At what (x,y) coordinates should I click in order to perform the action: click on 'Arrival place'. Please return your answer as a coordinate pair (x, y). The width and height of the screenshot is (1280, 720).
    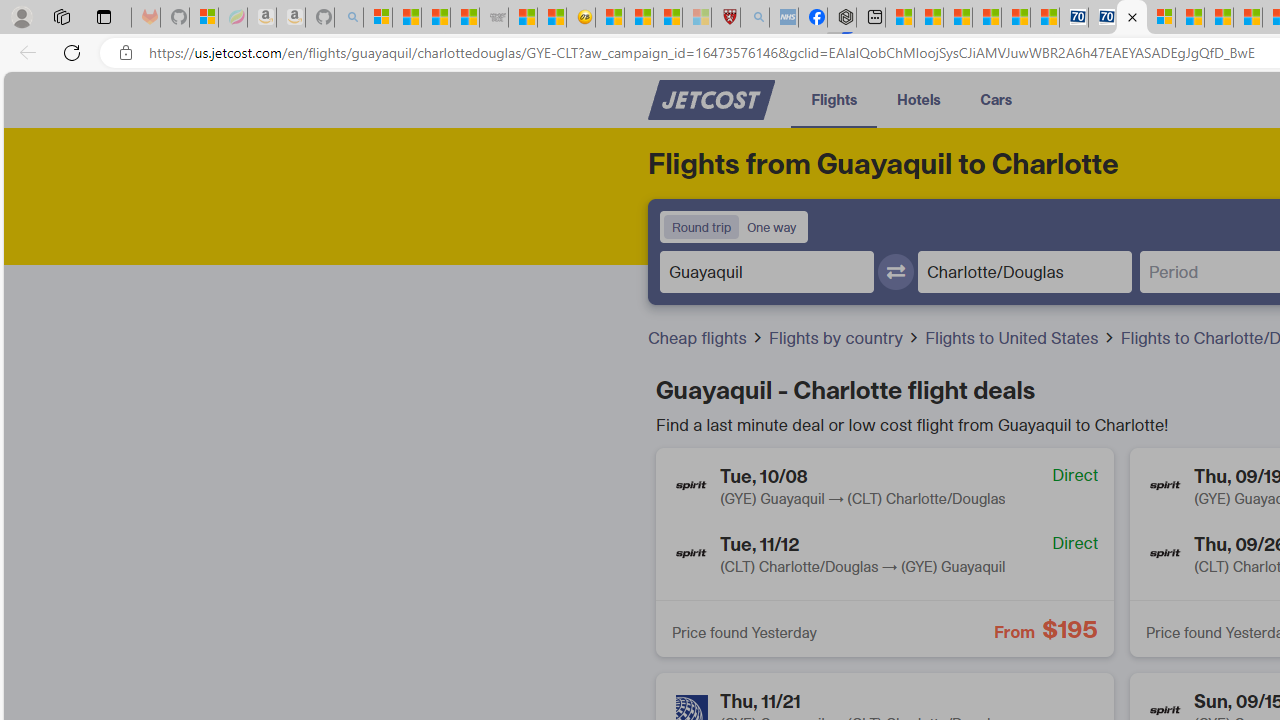
    Looking at the image, I should click on (1024, 271).